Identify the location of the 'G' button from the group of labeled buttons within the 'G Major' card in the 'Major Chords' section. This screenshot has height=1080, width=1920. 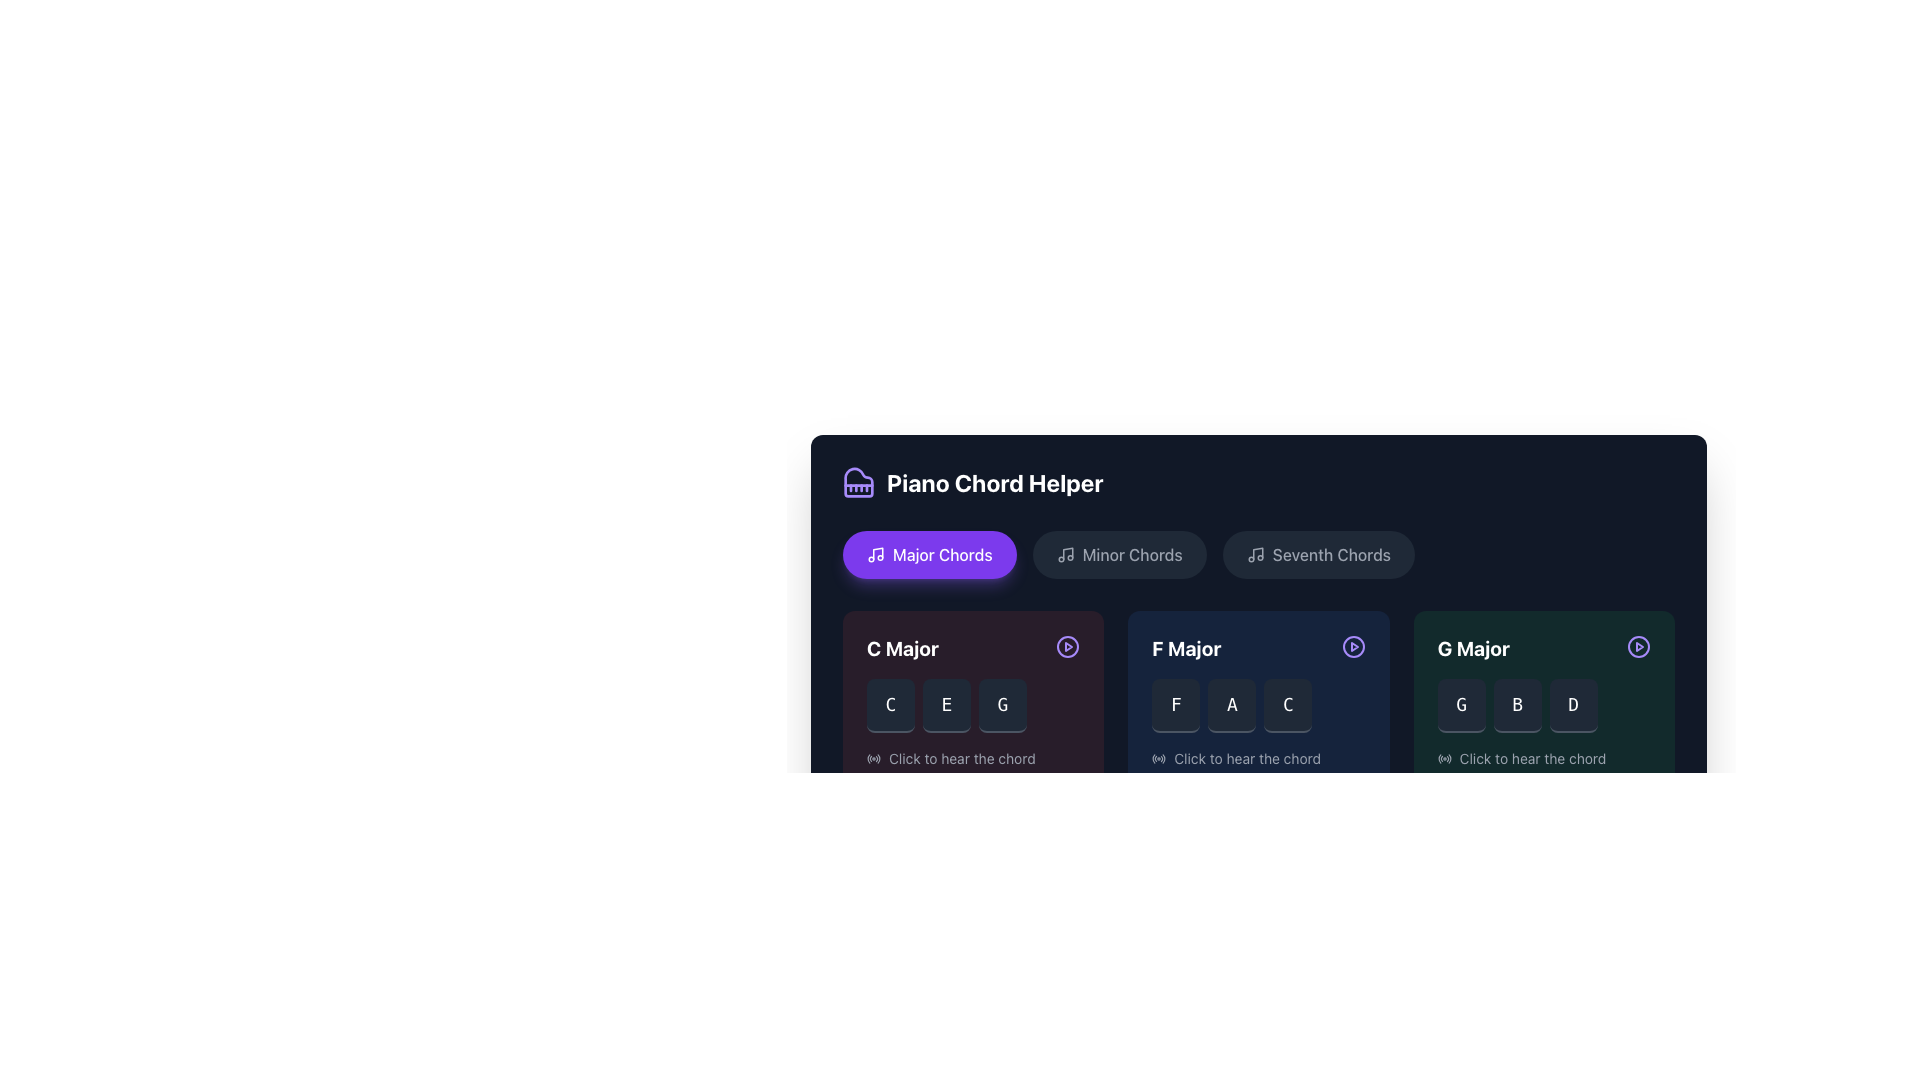
(1543, 704).